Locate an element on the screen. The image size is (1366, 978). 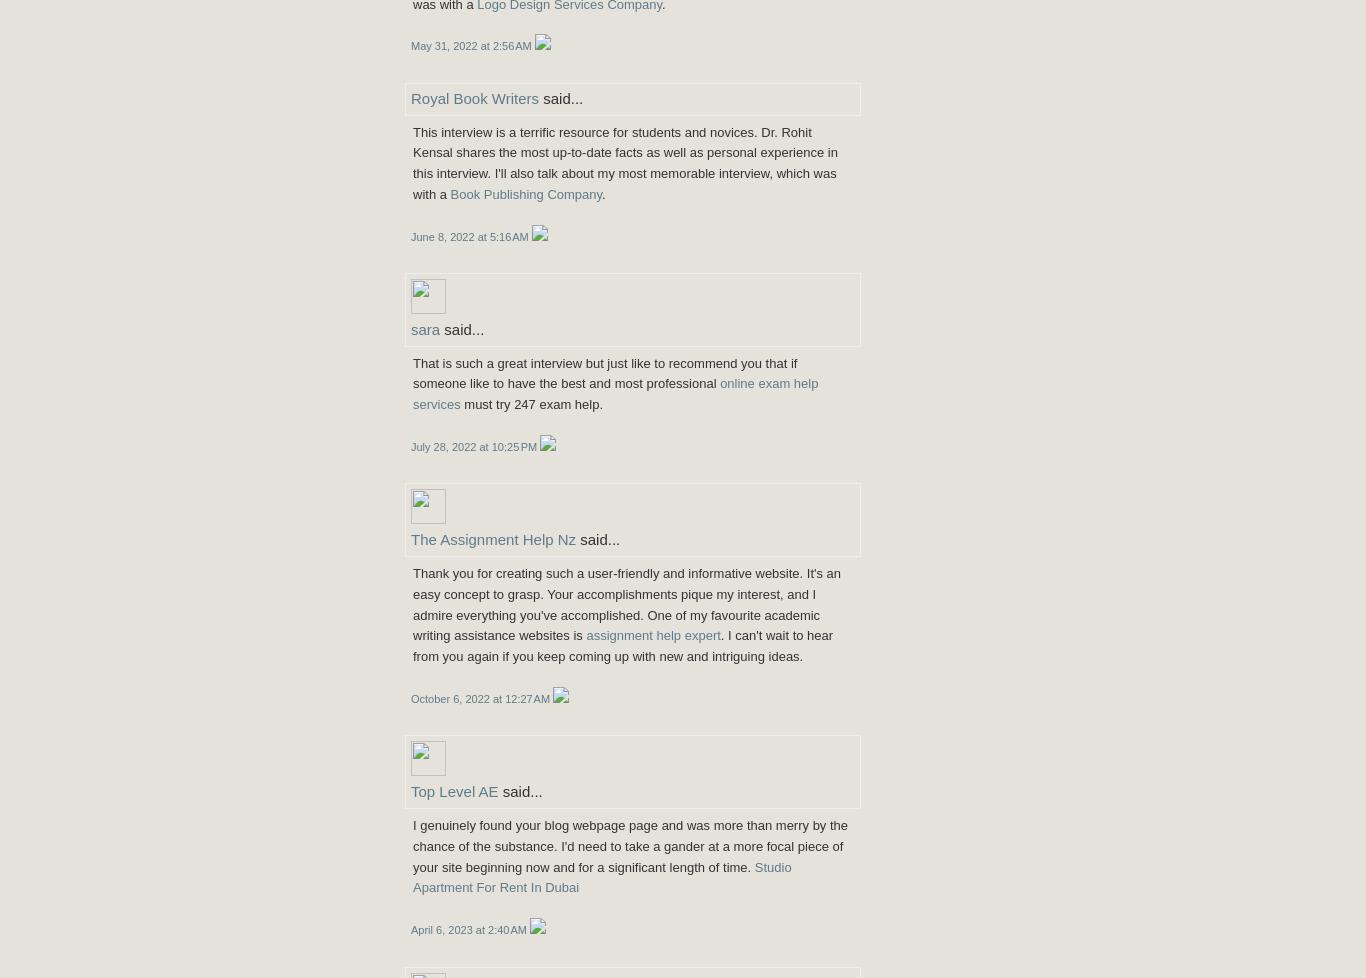
'Thank you for creating such a user-friendly and informative website. It's an easy concept to grasp. Your accomplishments pique my interest, and I admire everything you've accomplished. One of my favourite academic writing assistance websites is' is located at coordinates (411, 604).